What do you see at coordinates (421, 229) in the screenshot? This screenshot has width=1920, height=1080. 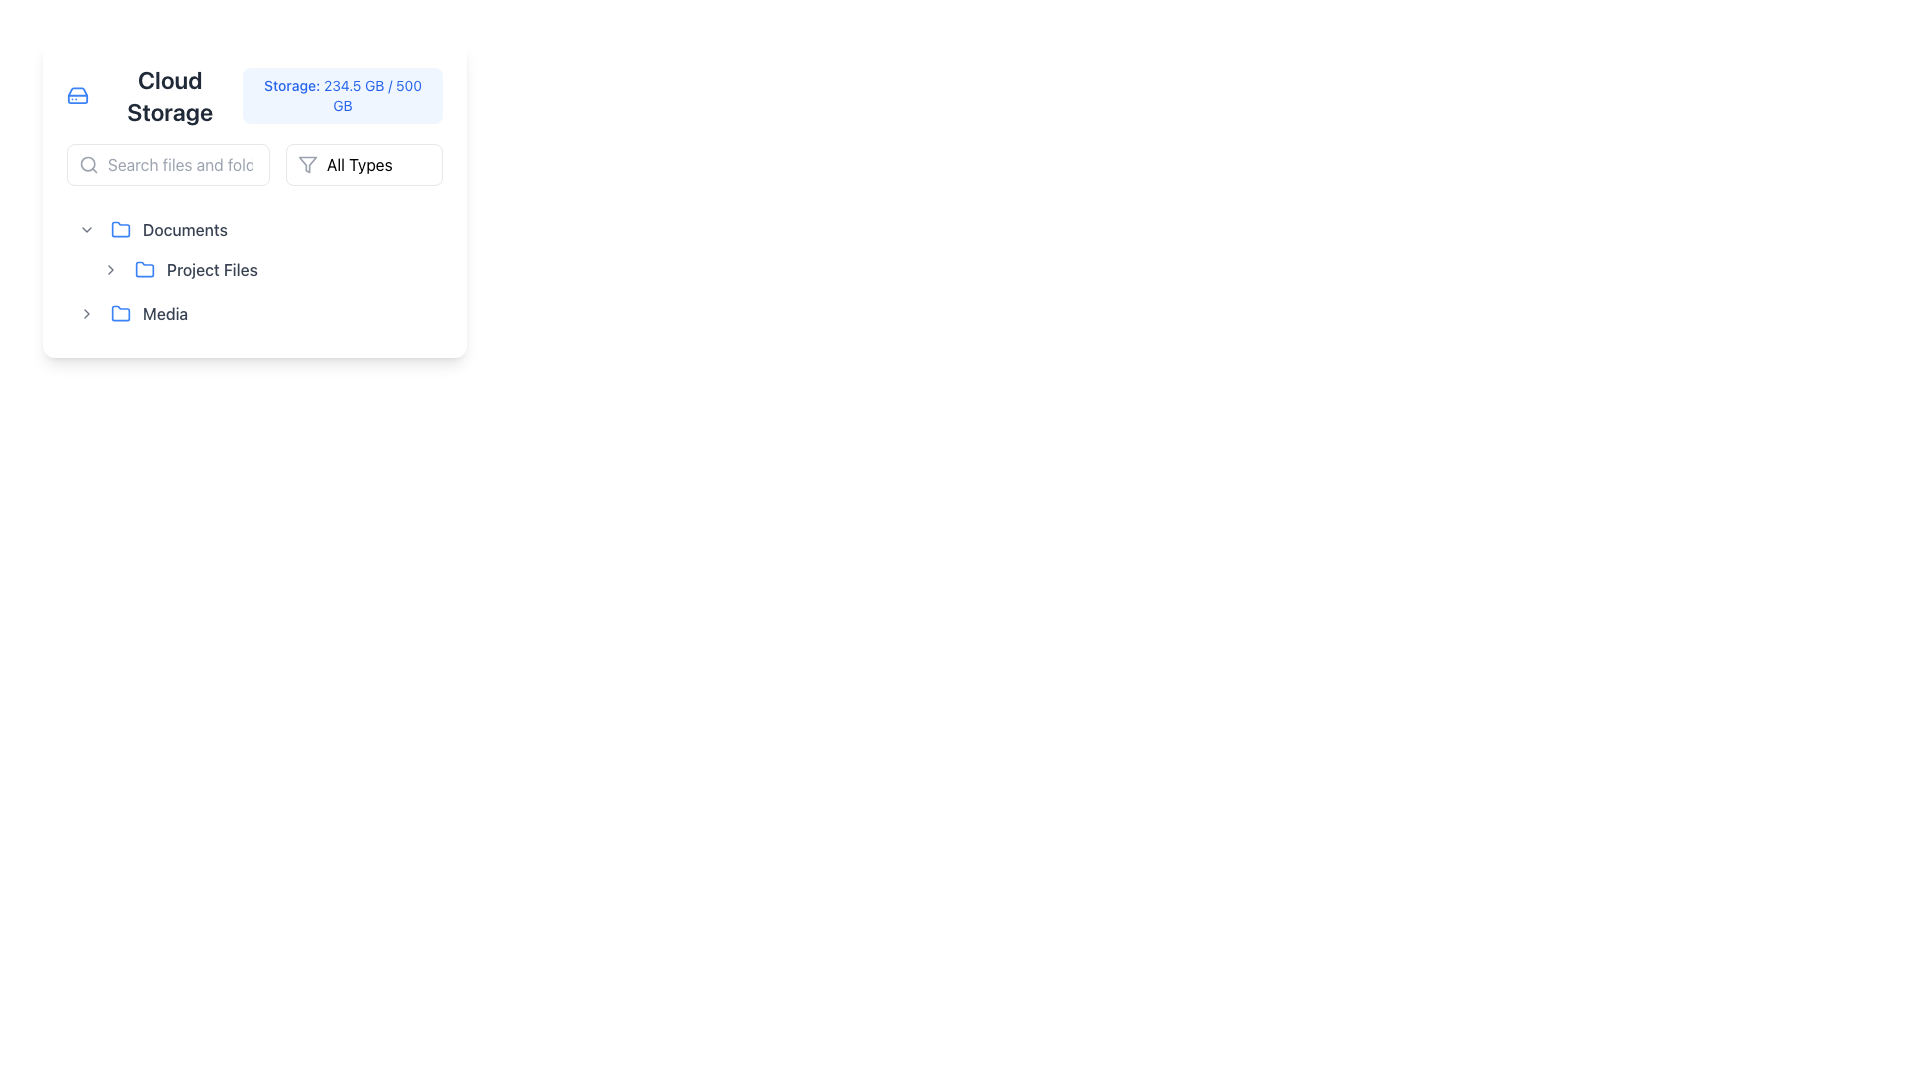 I see `the ellipsis button represented by three vertically aligned dots on the right side of the toolbar` at bounding box center [421, 229].